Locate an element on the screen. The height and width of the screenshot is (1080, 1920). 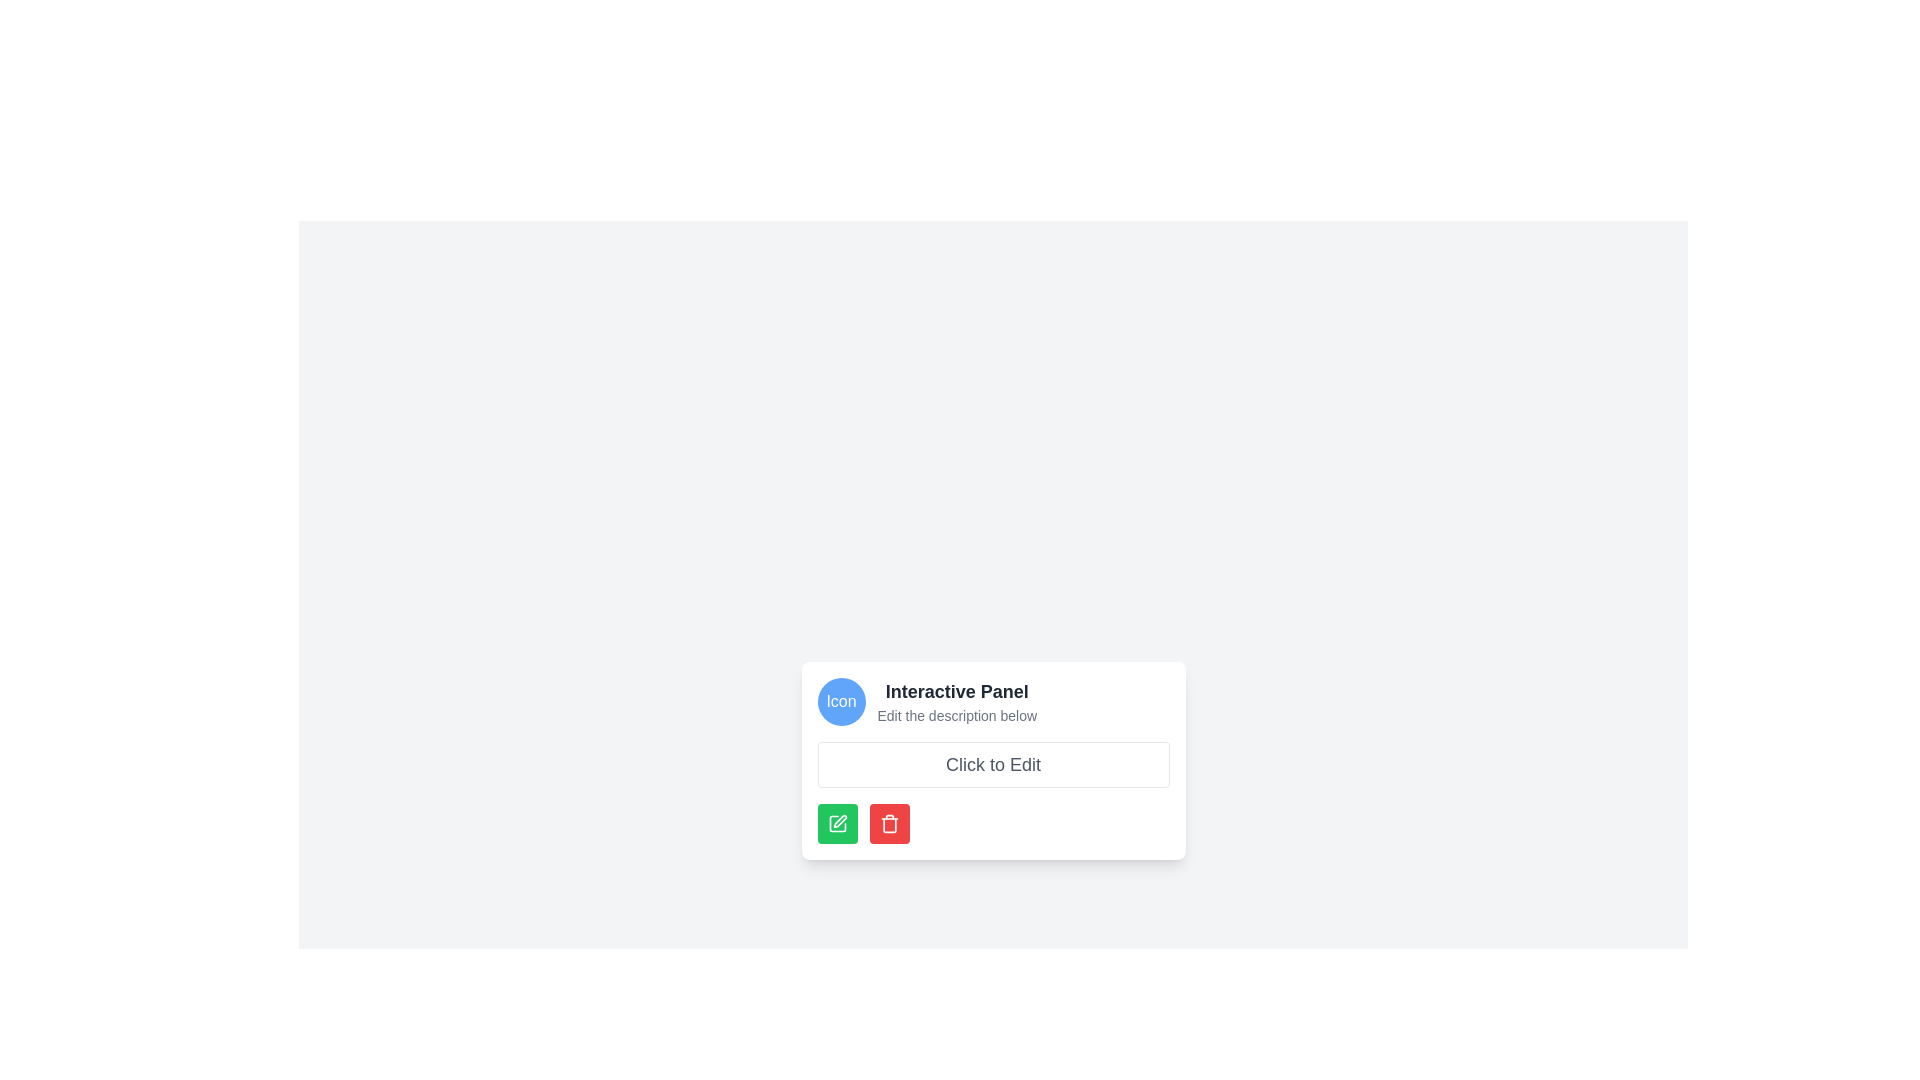
the Label/Text Display element that serves as a title or heading for the card component, which is located in the top-center area of the card is located at coordinates (956, 690).